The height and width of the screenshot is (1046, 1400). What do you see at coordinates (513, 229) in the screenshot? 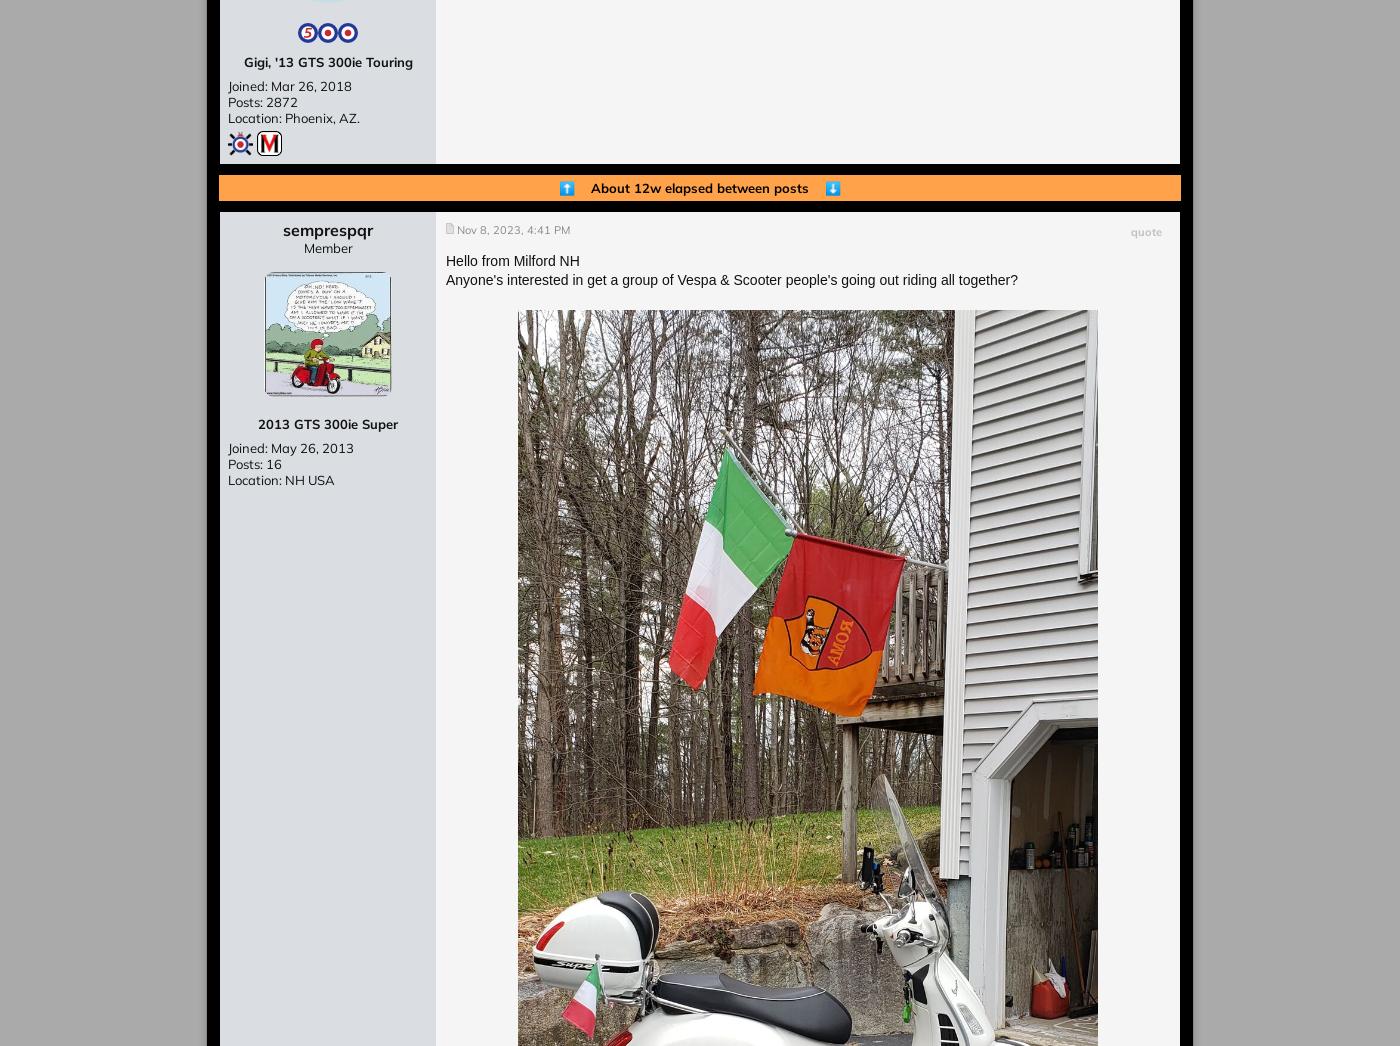
I see `'Nov 8, 2023, 4:41 PM'` at bounding box center [513, 229].